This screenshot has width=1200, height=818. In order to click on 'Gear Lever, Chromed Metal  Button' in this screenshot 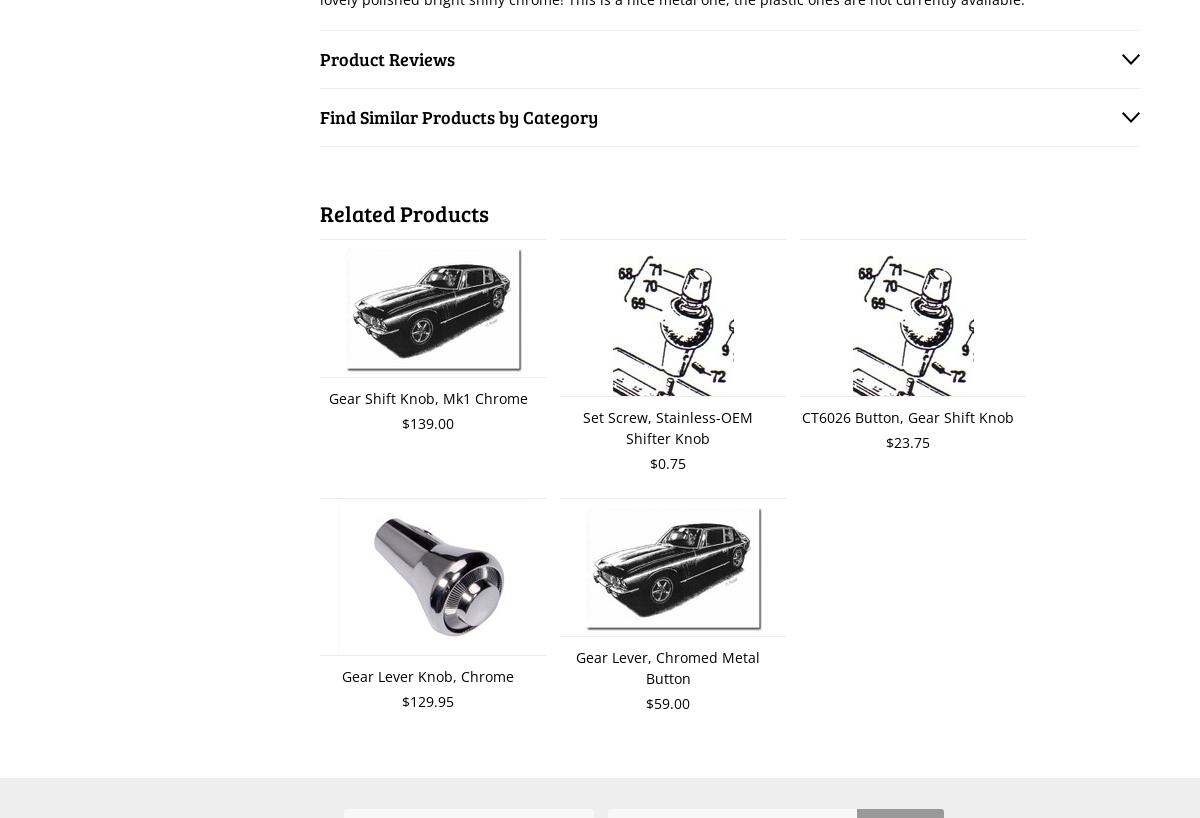, I will do `click(668, 667)`.